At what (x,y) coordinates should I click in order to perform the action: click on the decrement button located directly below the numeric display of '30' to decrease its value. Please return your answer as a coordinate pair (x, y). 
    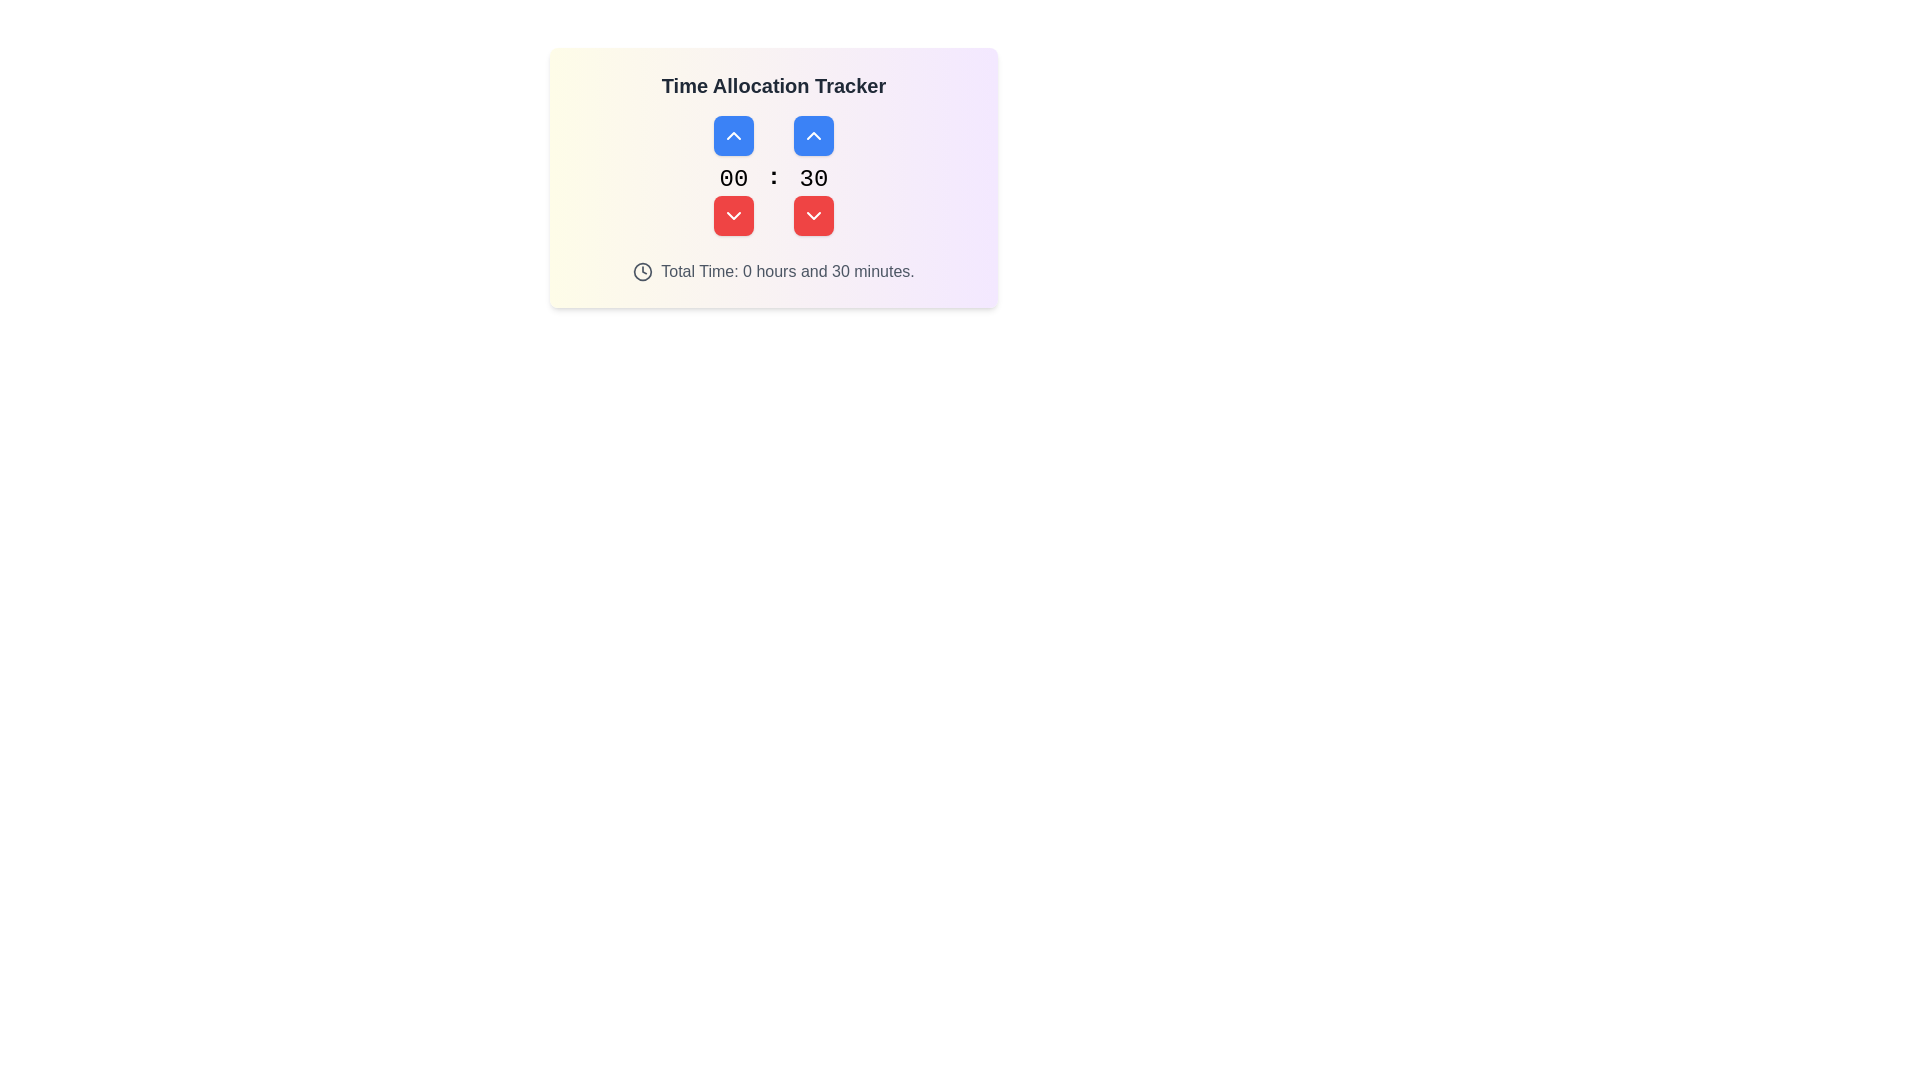
    Looking at the image, I should click on (814, 216).